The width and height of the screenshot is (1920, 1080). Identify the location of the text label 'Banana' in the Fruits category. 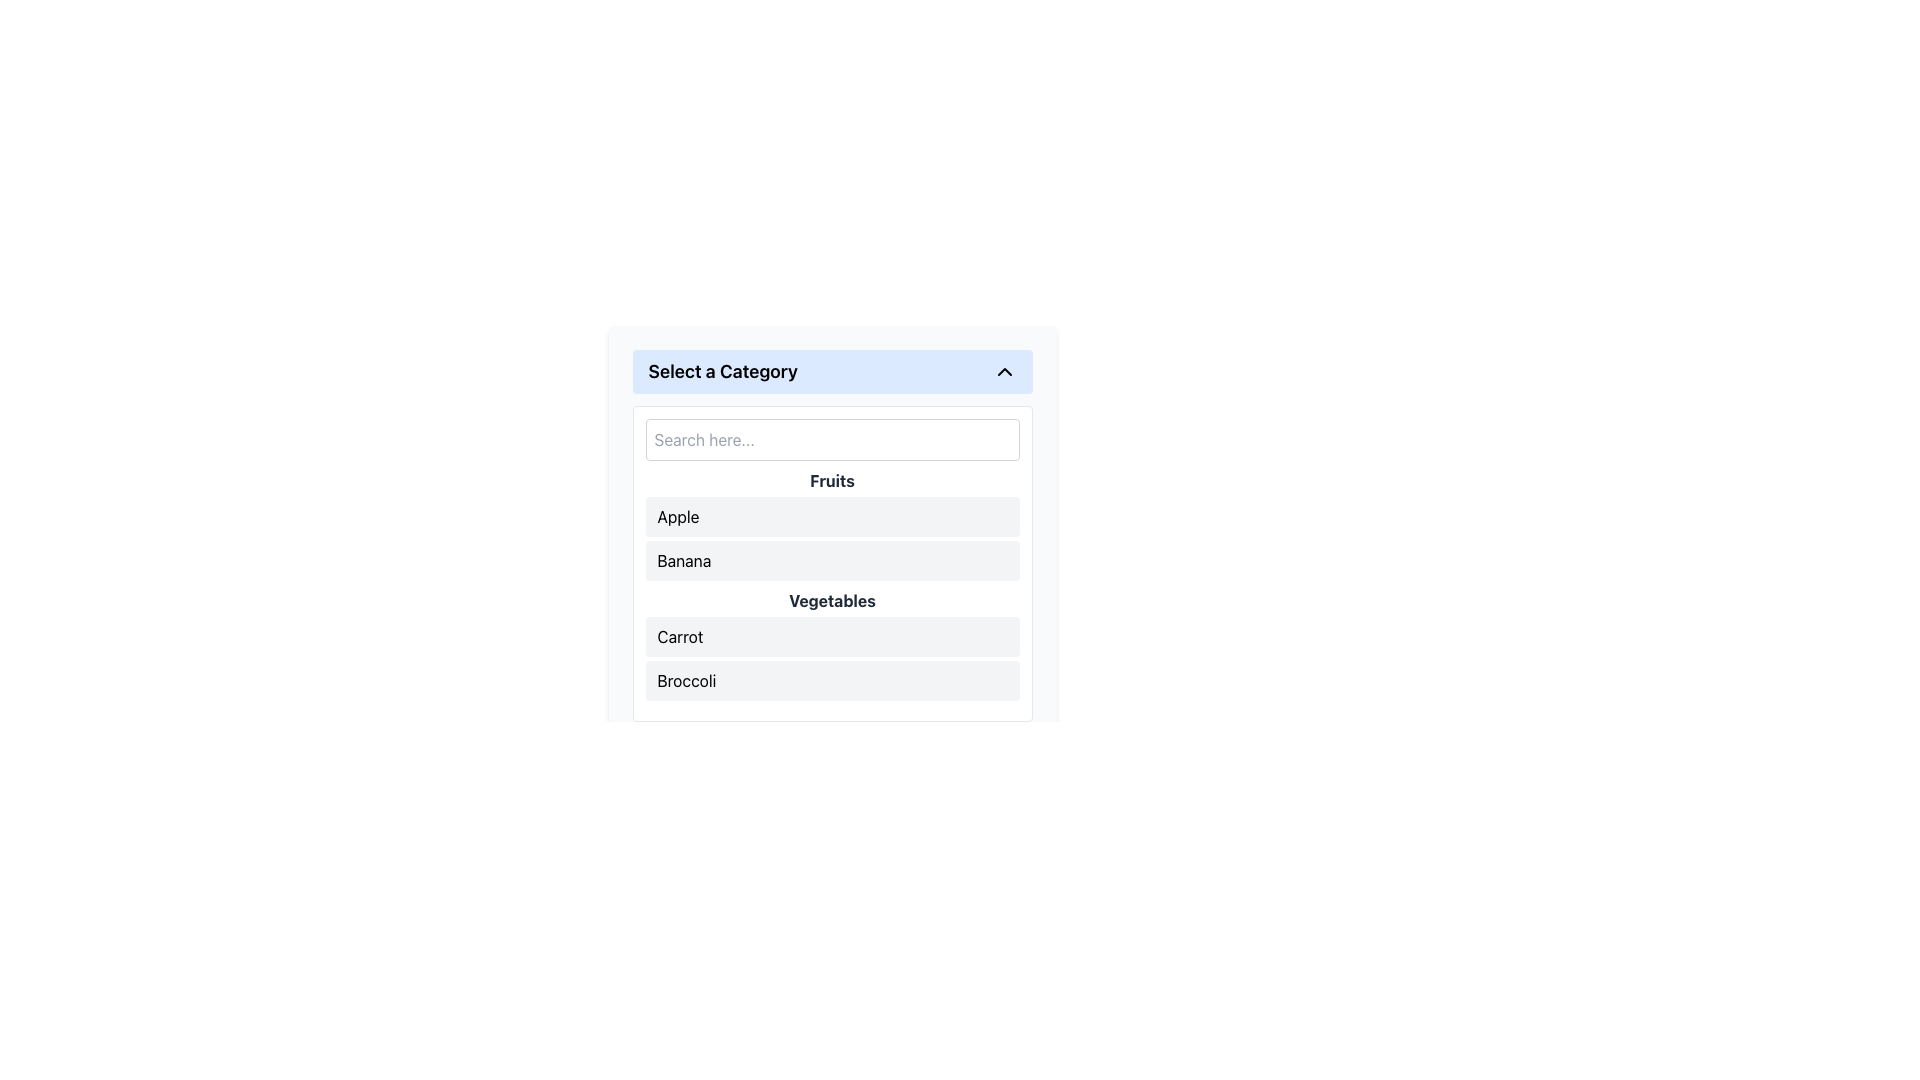
(684, 560).